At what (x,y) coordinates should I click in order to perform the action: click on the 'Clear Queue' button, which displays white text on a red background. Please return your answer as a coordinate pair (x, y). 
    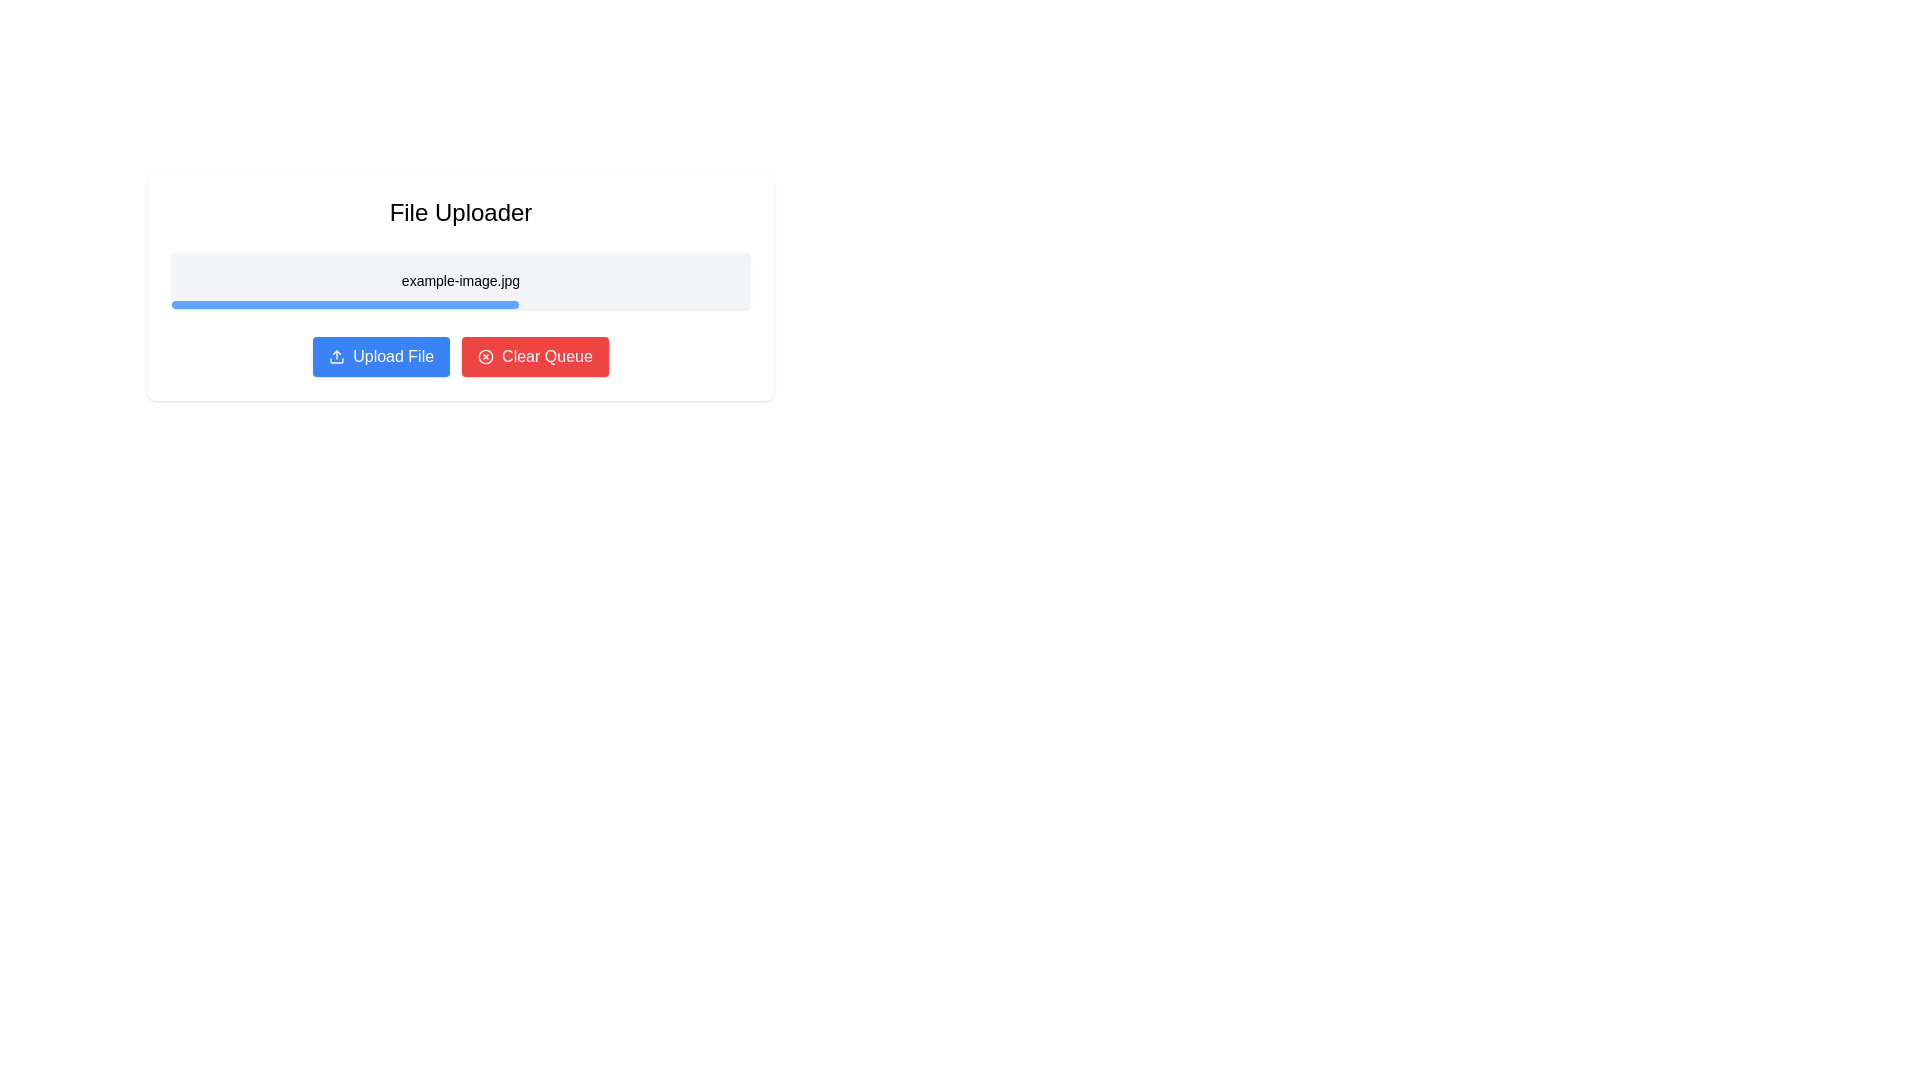
    Looking at the image, I should click on (547, 356).